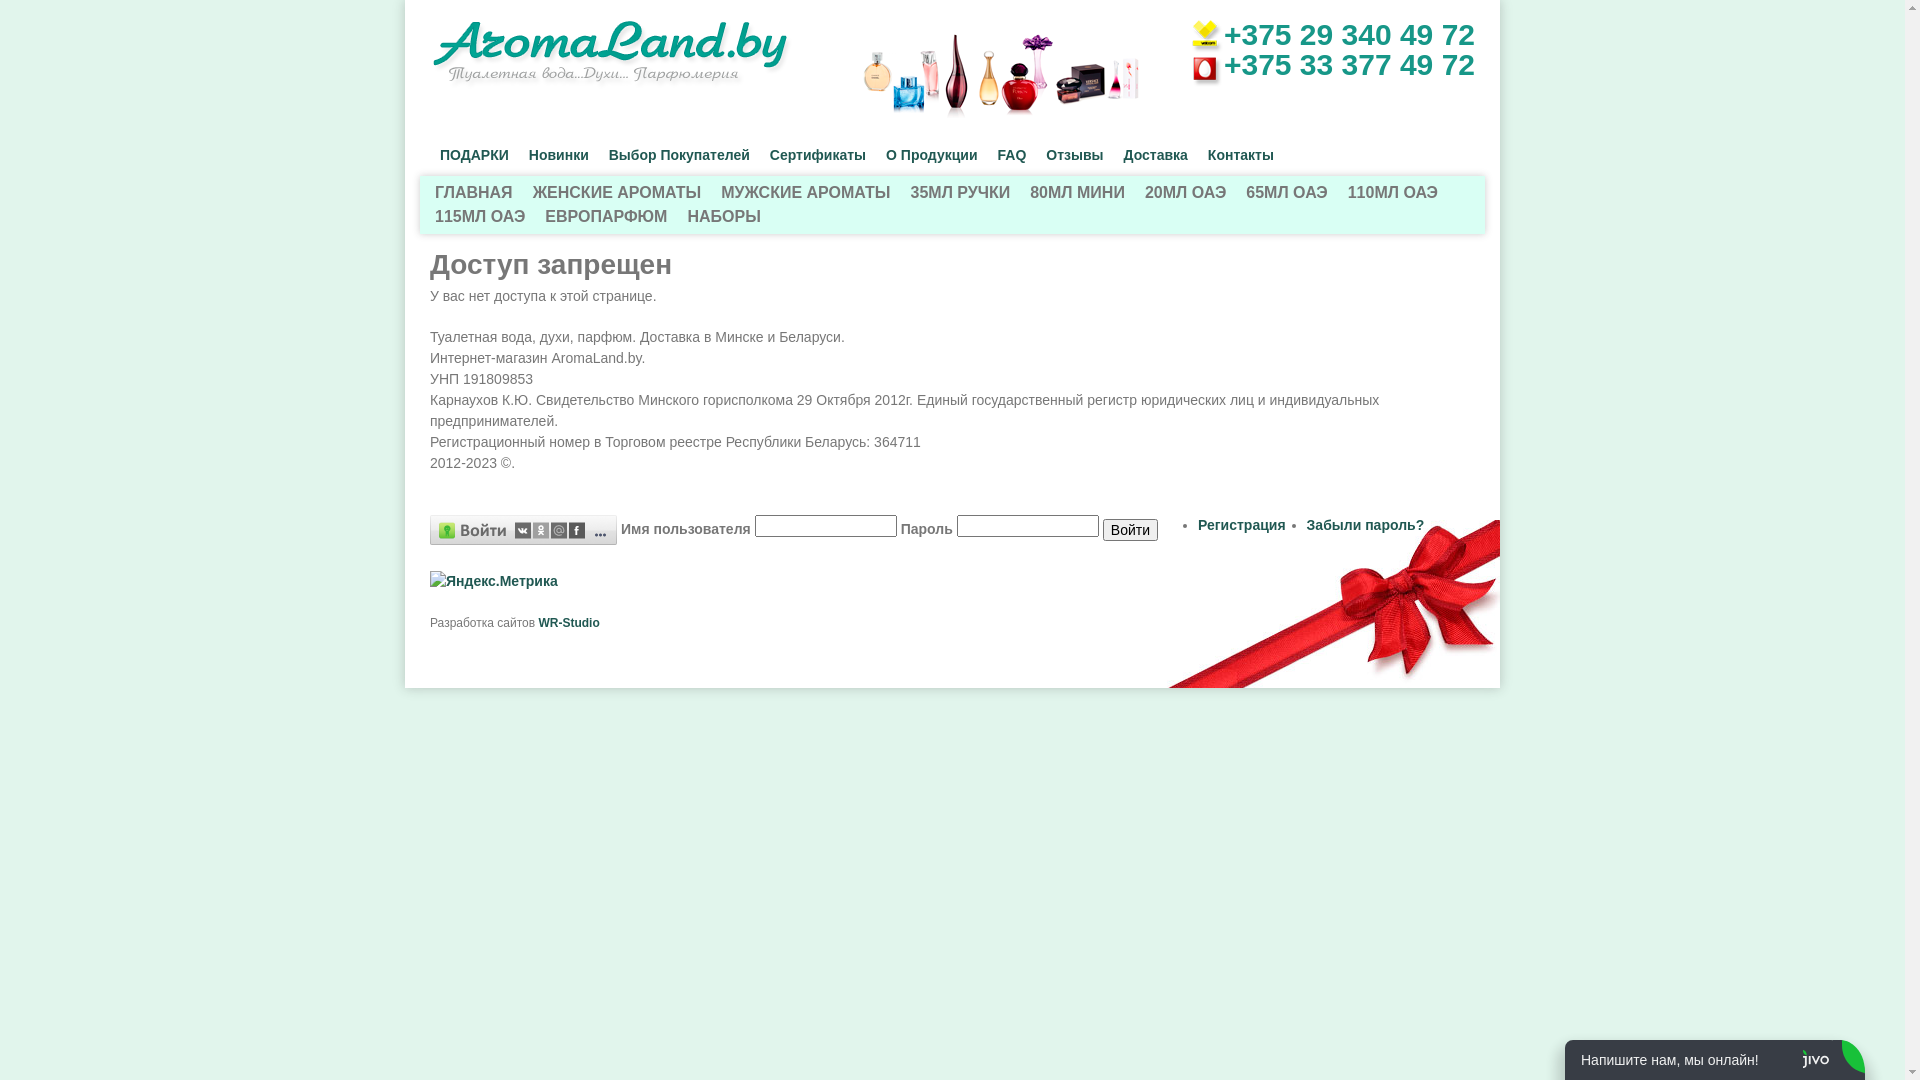 The height and width of the screenshot is (1080, 1920). I want to click on '+375 33 377 49 72', so click(1349, 63).